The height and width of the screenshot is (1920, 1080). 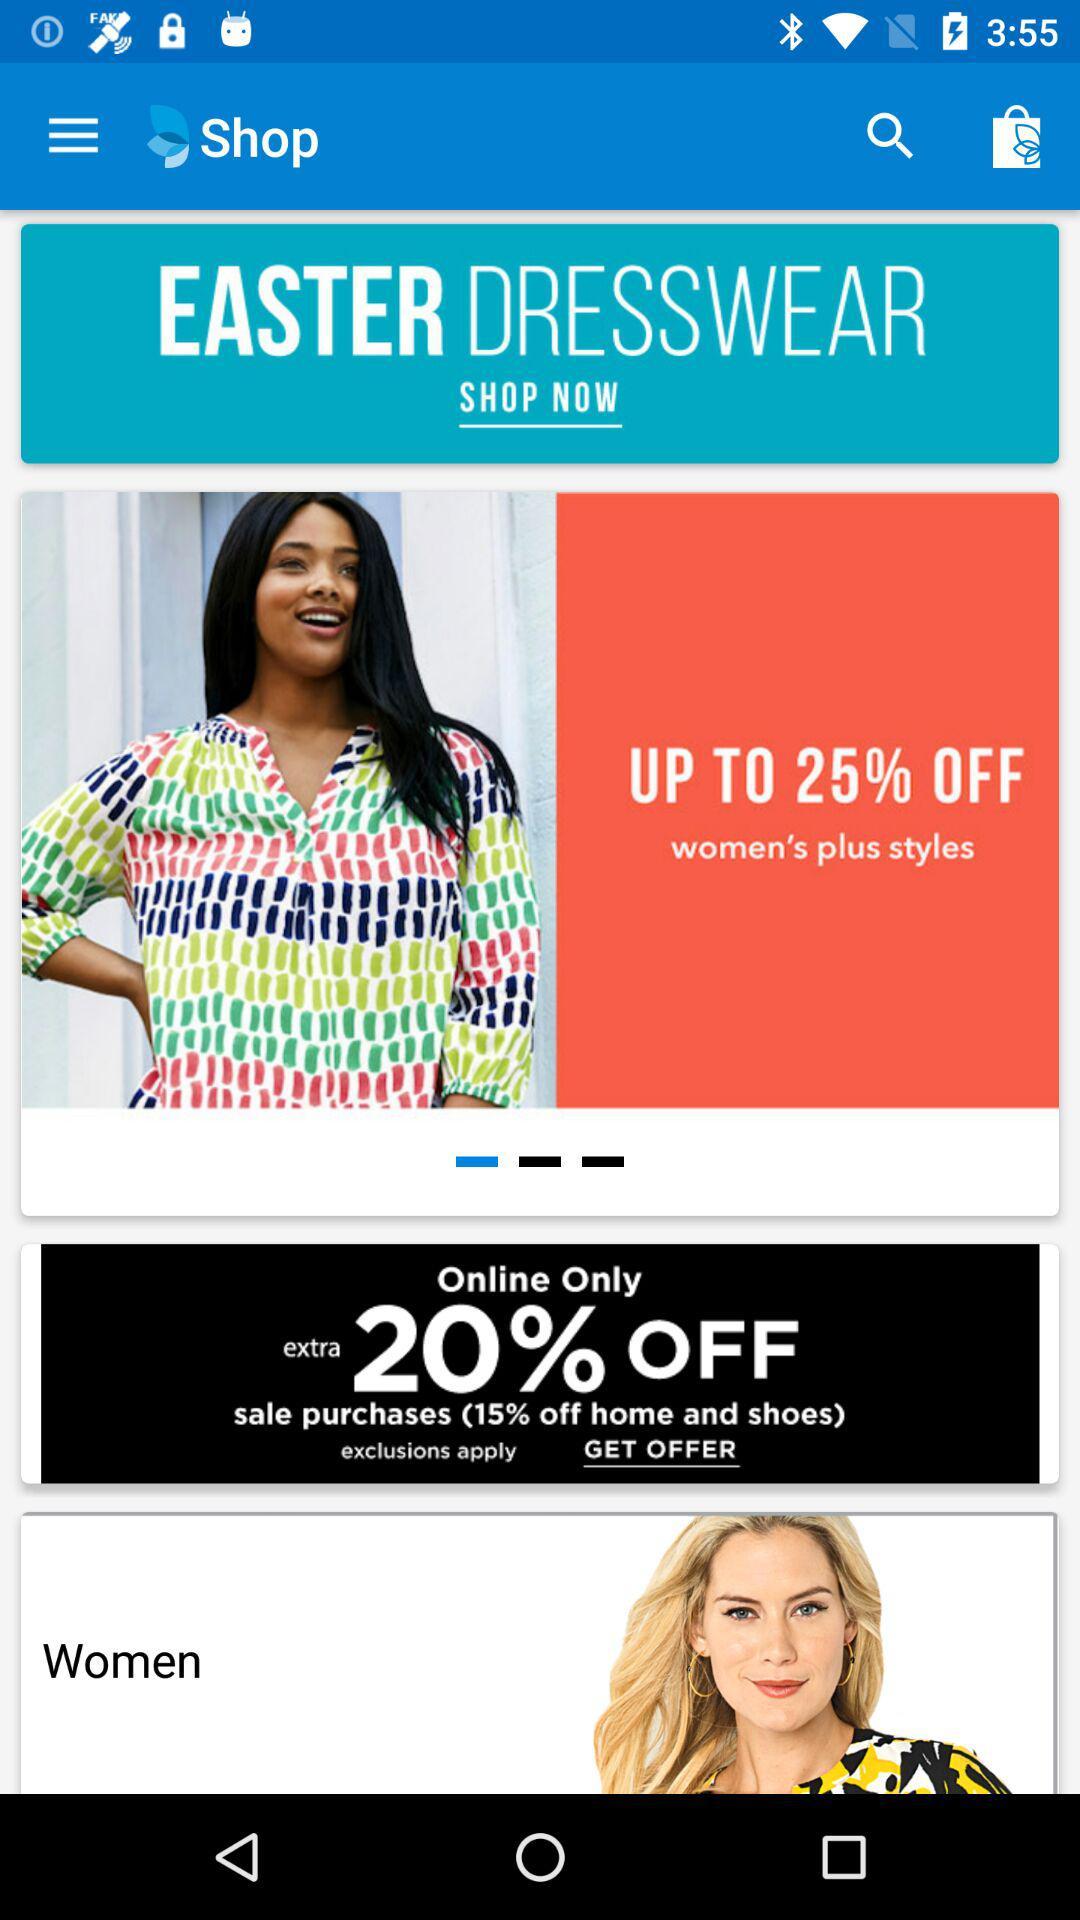 I want to click on the first image, so click(x=540, y=854).